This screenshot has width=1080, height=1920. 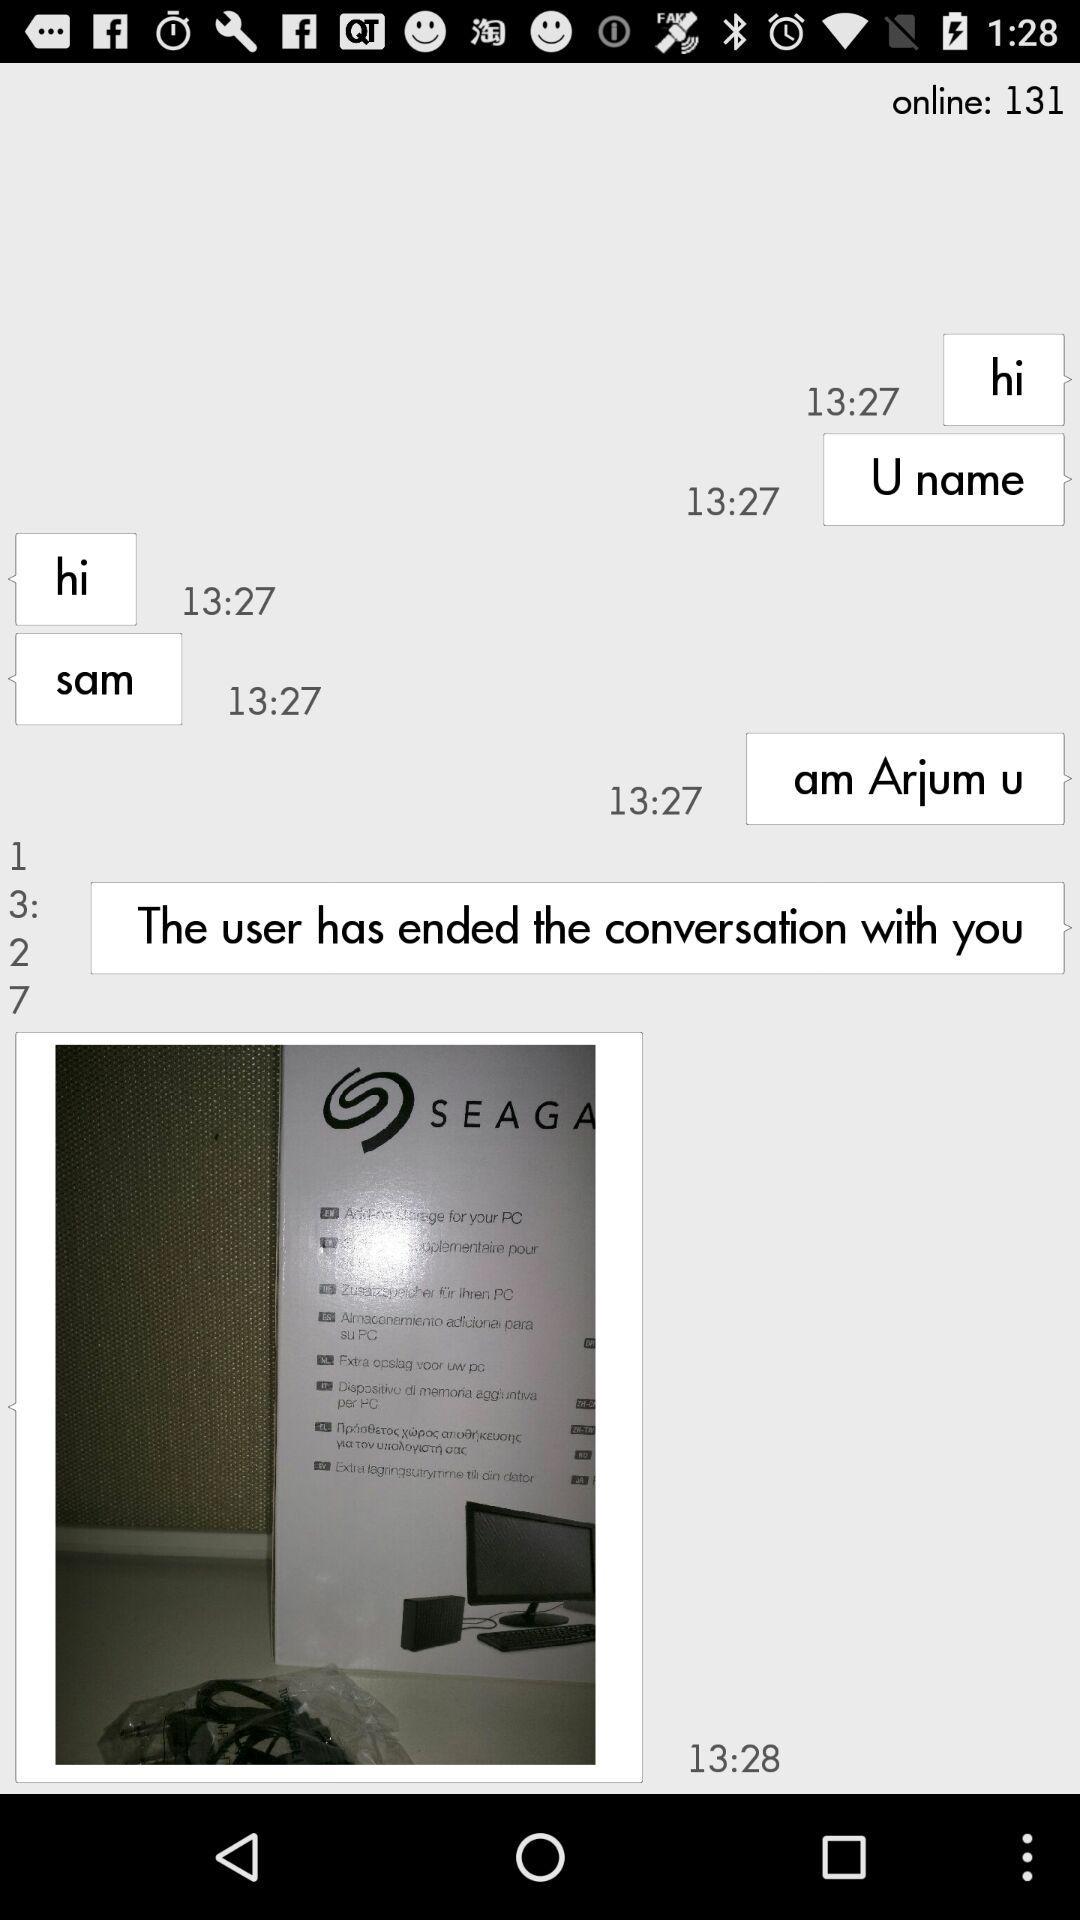 What do you see at coordinates (324, 1403) in the screenshot?
I see `the app to the left of the 13:28 item` at bounding box center [324, 1403].